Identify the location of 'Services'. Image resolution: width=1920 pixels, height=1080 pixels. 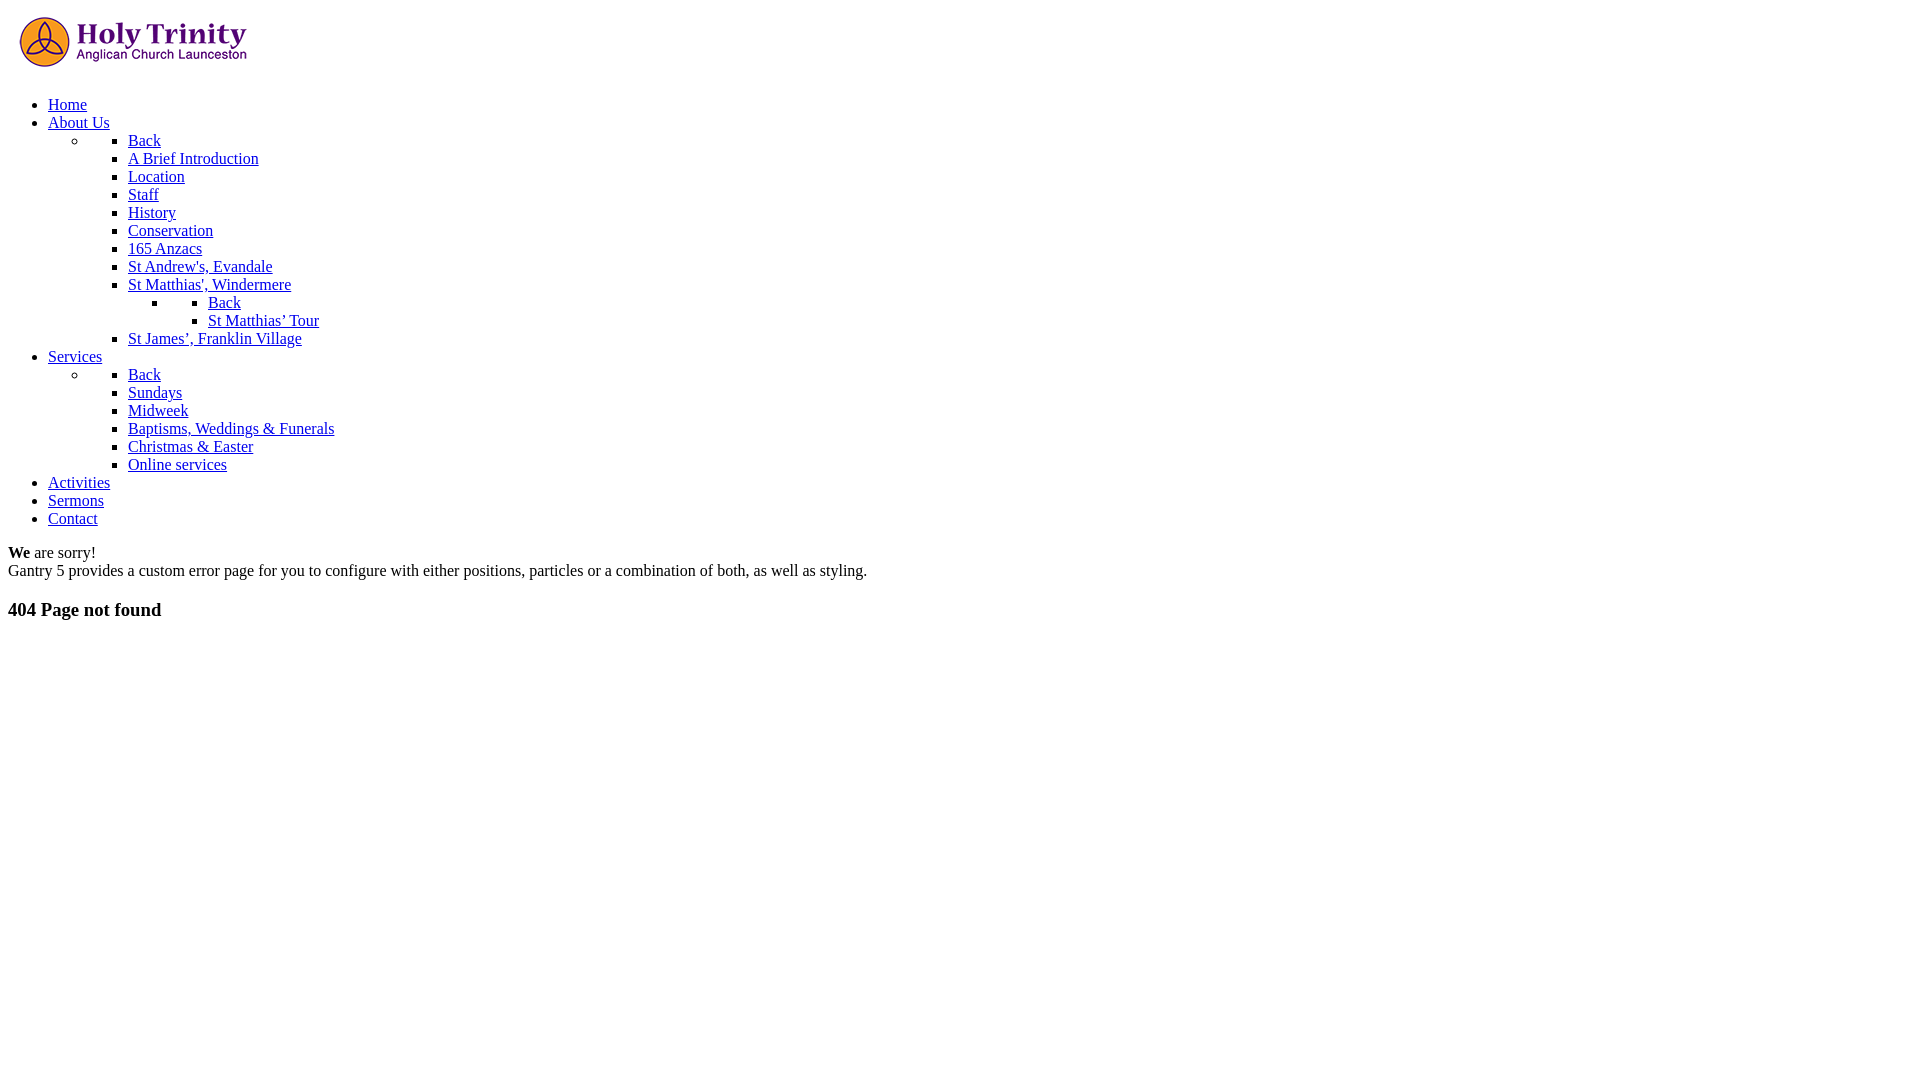
(75, 355).